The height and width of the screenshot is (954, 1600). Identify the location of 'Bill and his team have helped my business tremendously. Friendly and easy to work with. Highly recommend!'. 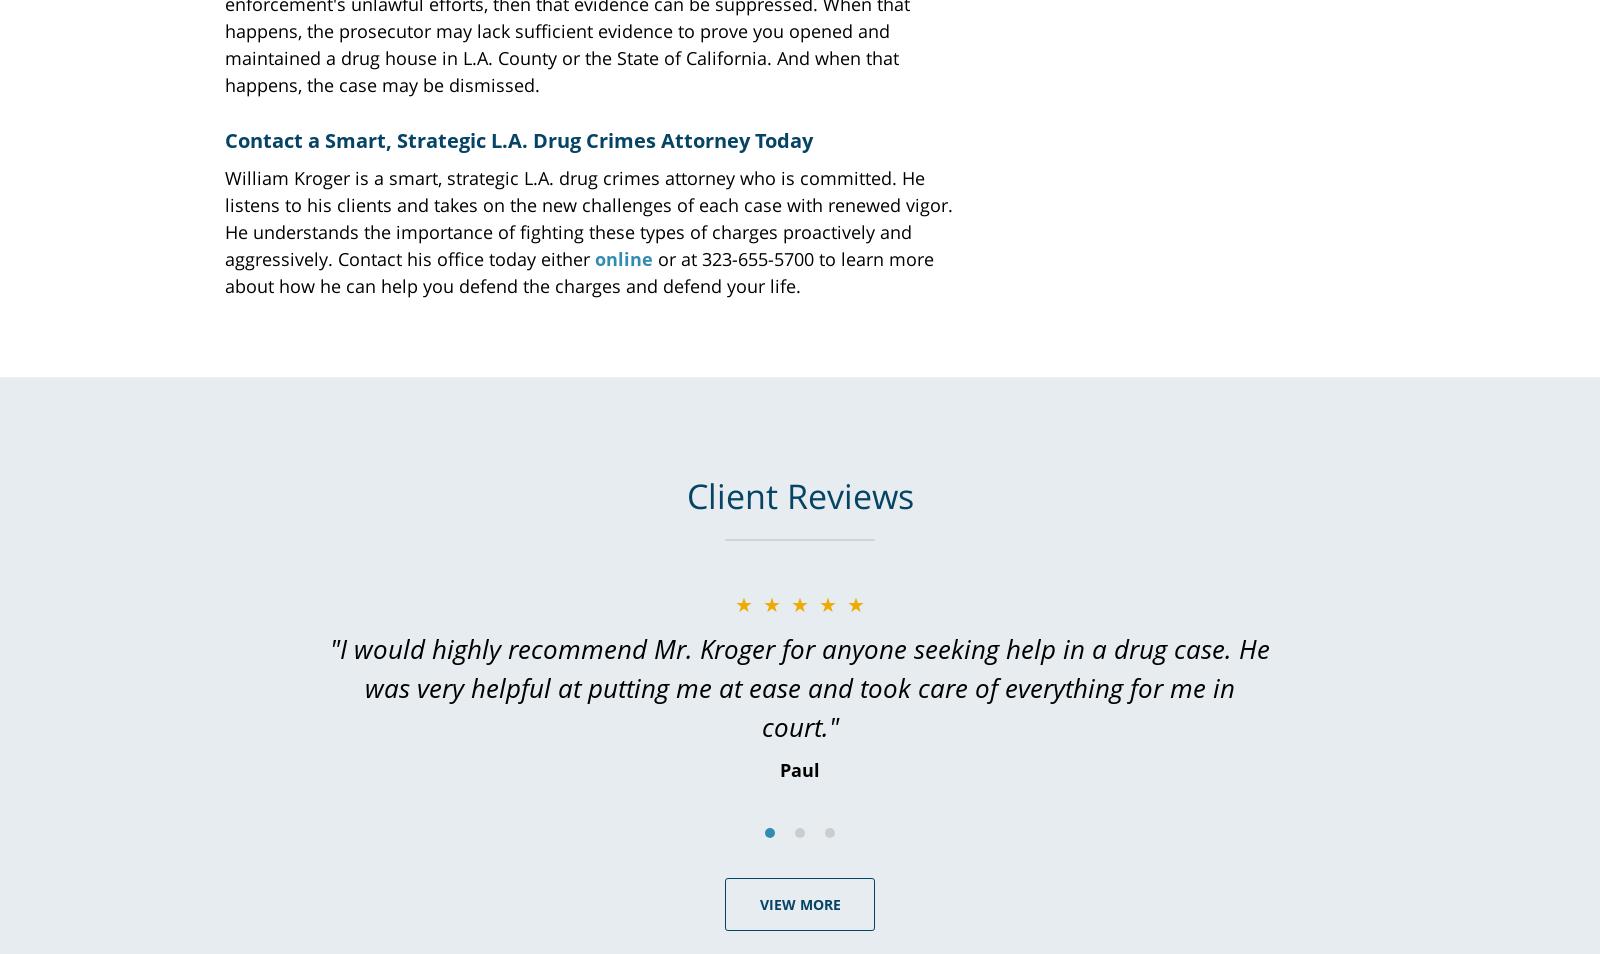
(800, 666).